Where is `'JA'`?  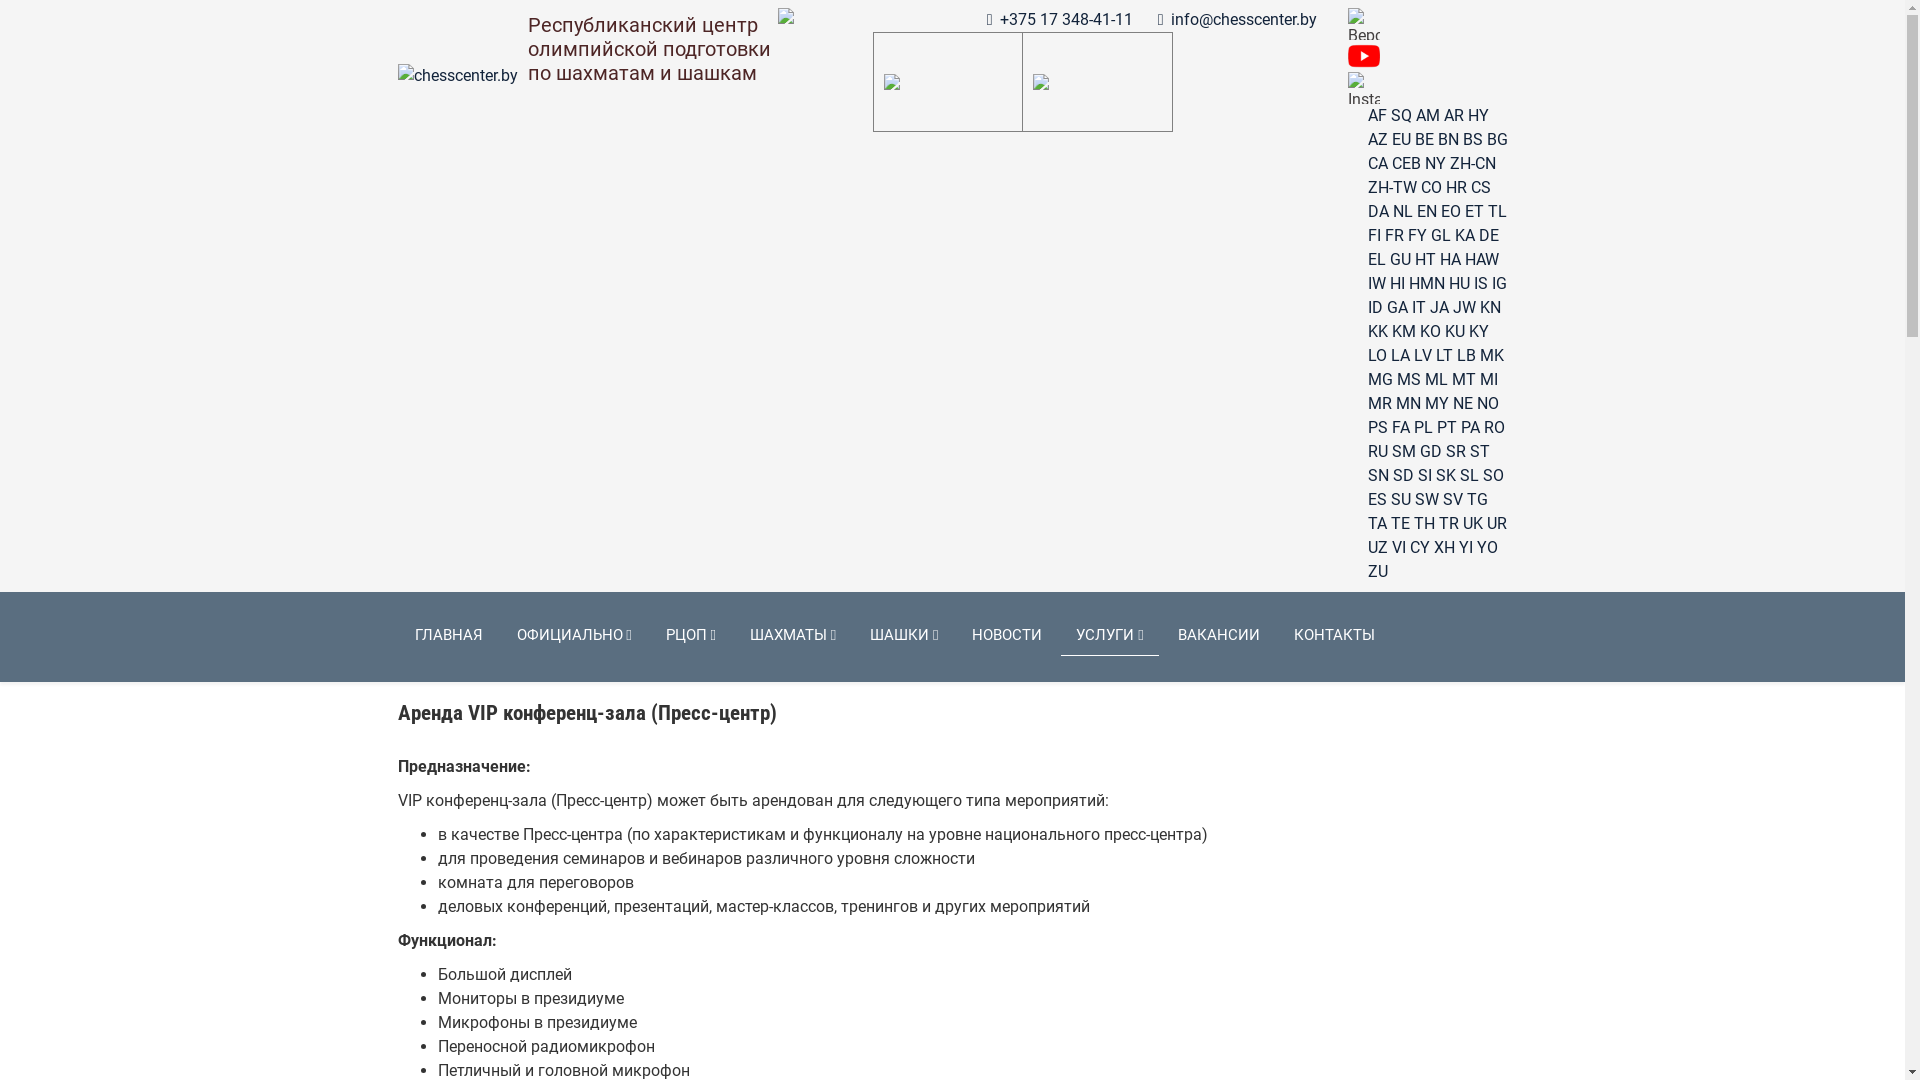 'JA' is located at coordinates (1429, 307).